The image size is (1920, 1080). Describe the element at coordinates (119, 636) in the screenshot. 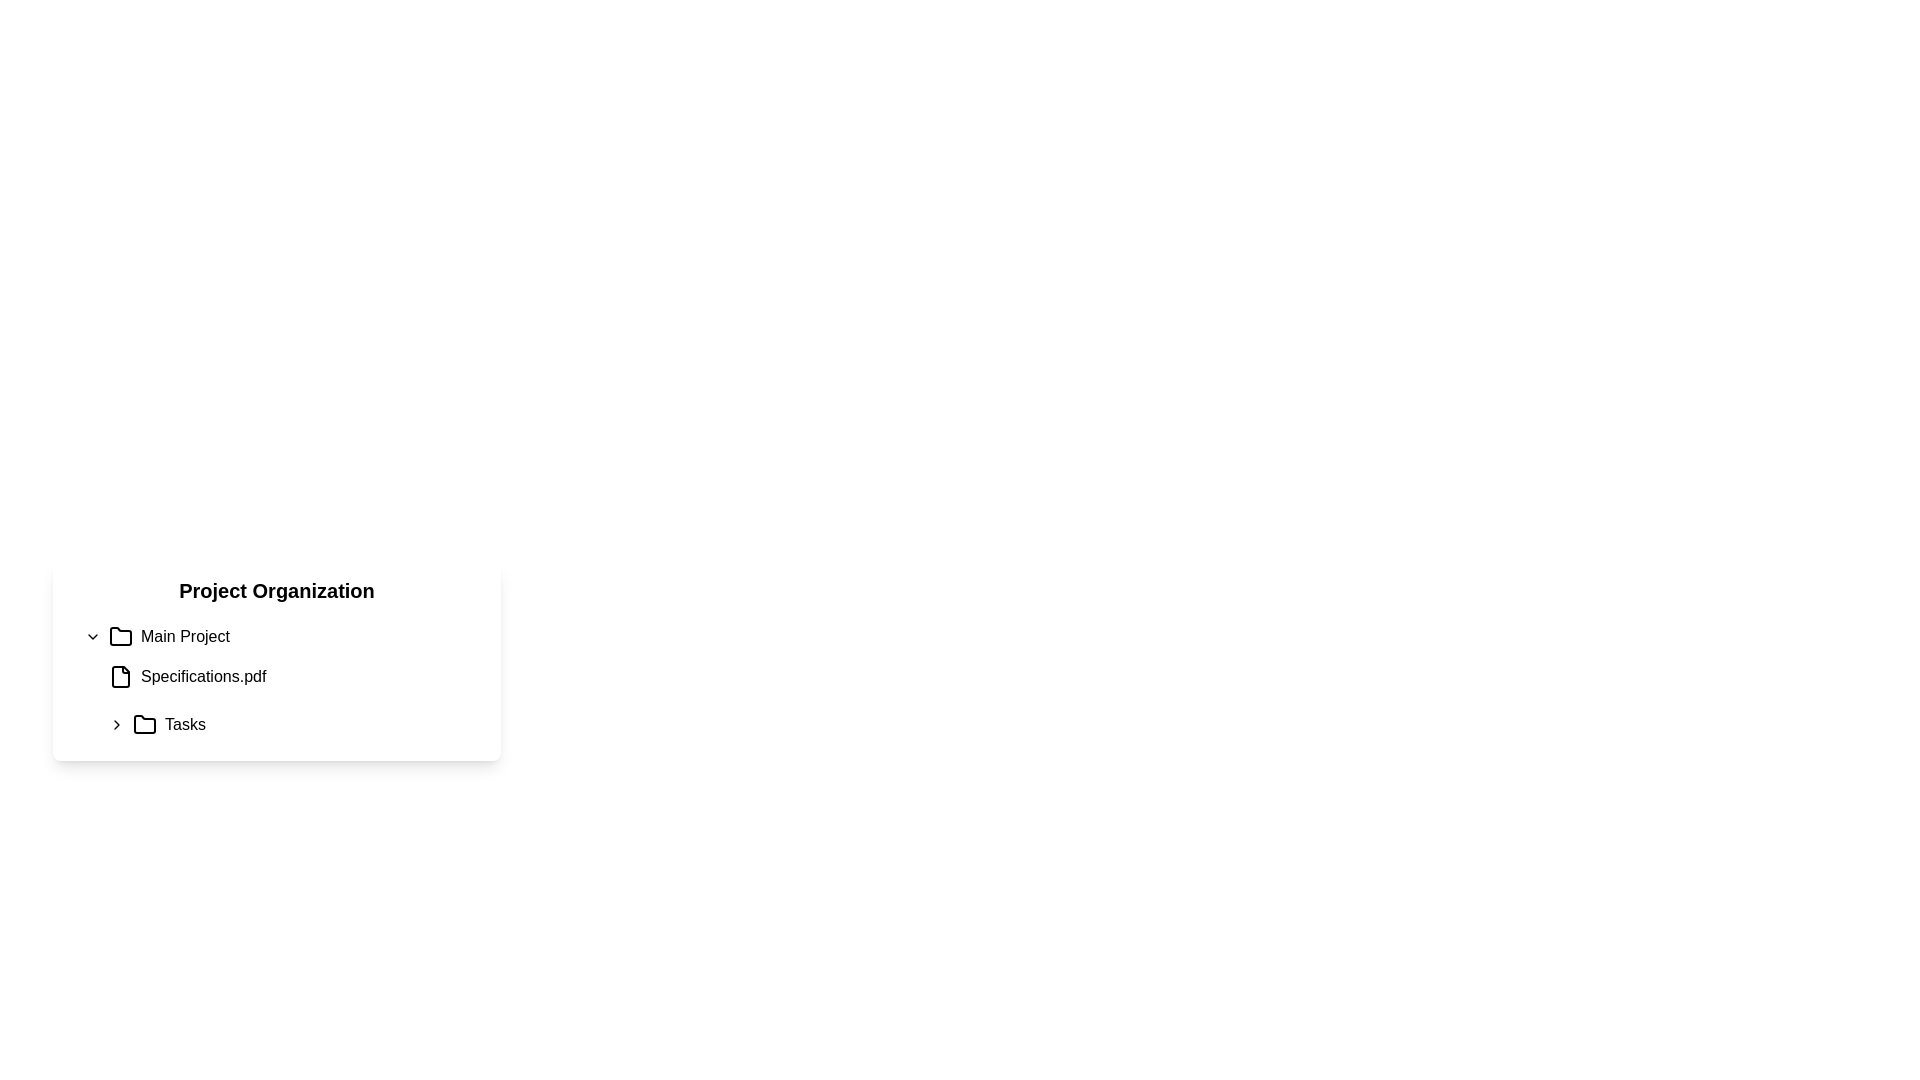

I see `the folder icon adjacent to the label 'Main Project'` at that location.